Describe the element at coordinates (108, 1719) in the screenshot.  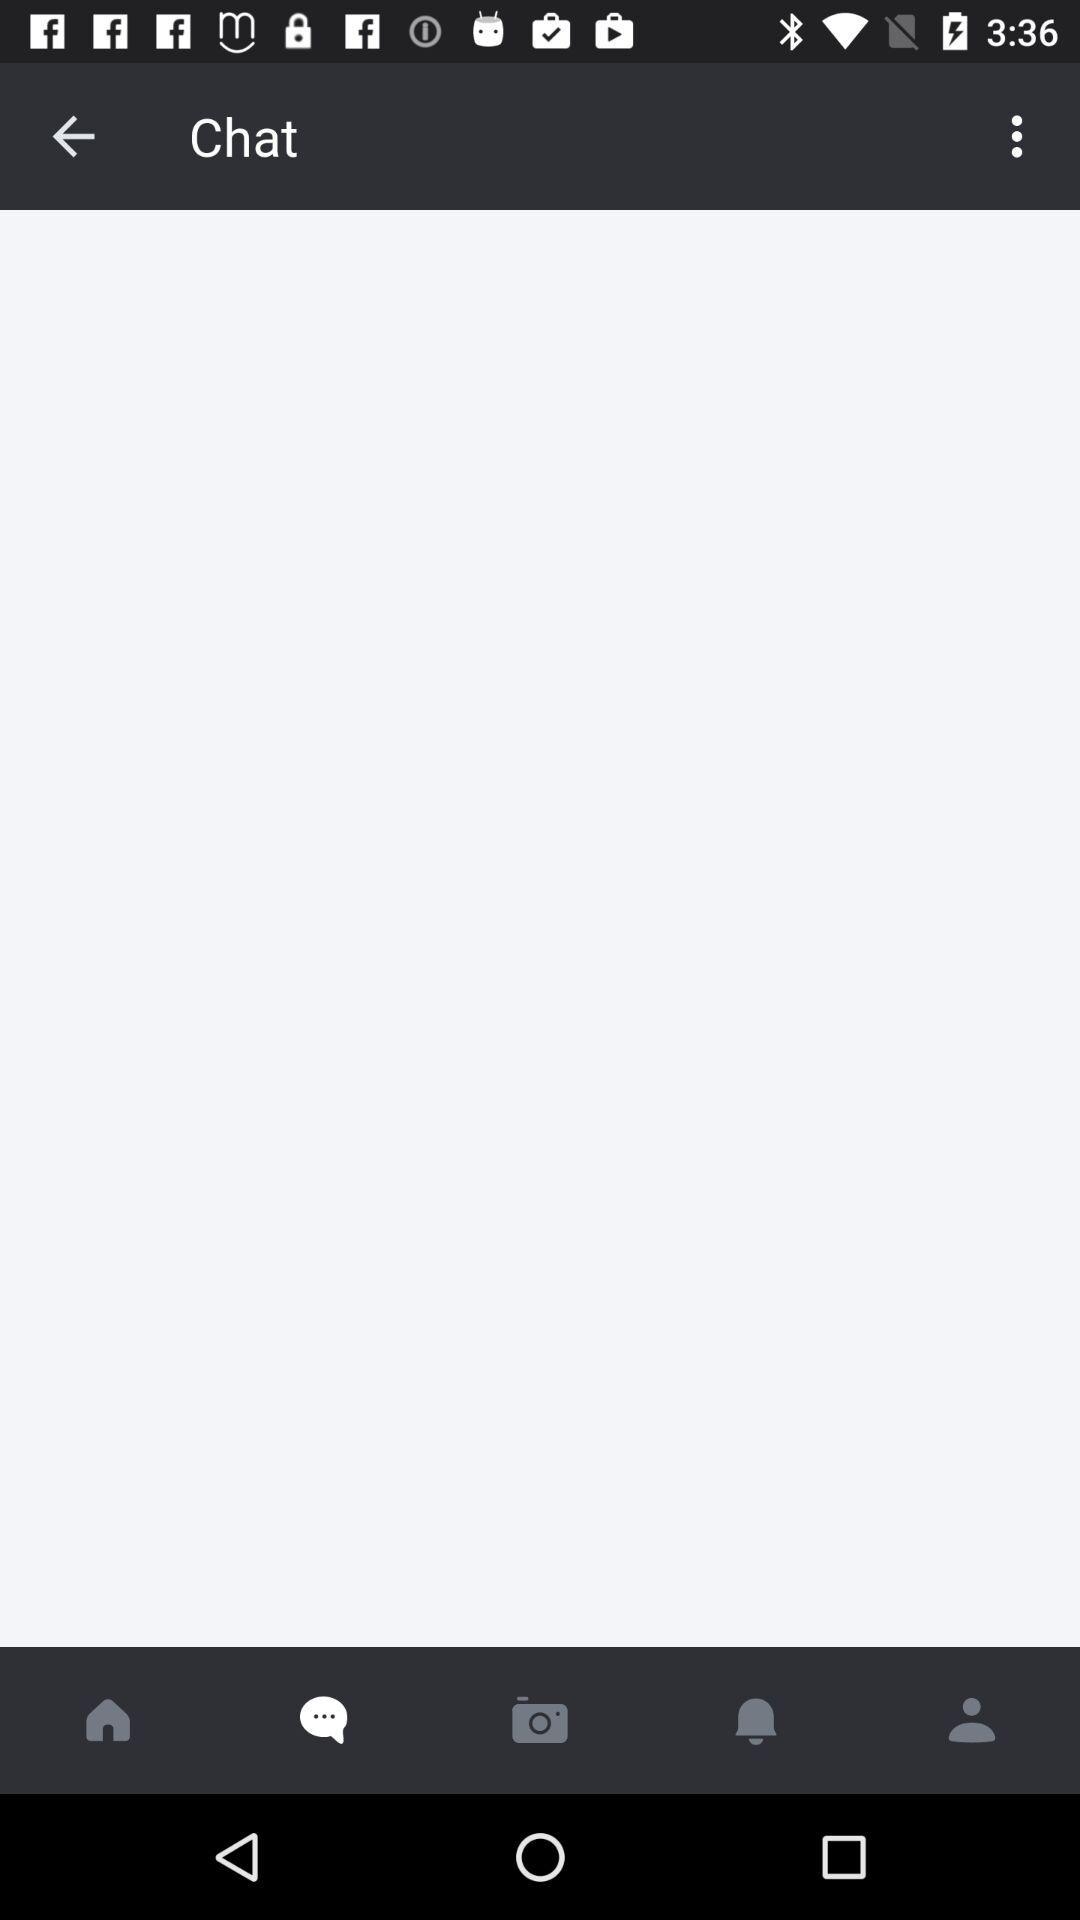
I see `homepage` at that location.